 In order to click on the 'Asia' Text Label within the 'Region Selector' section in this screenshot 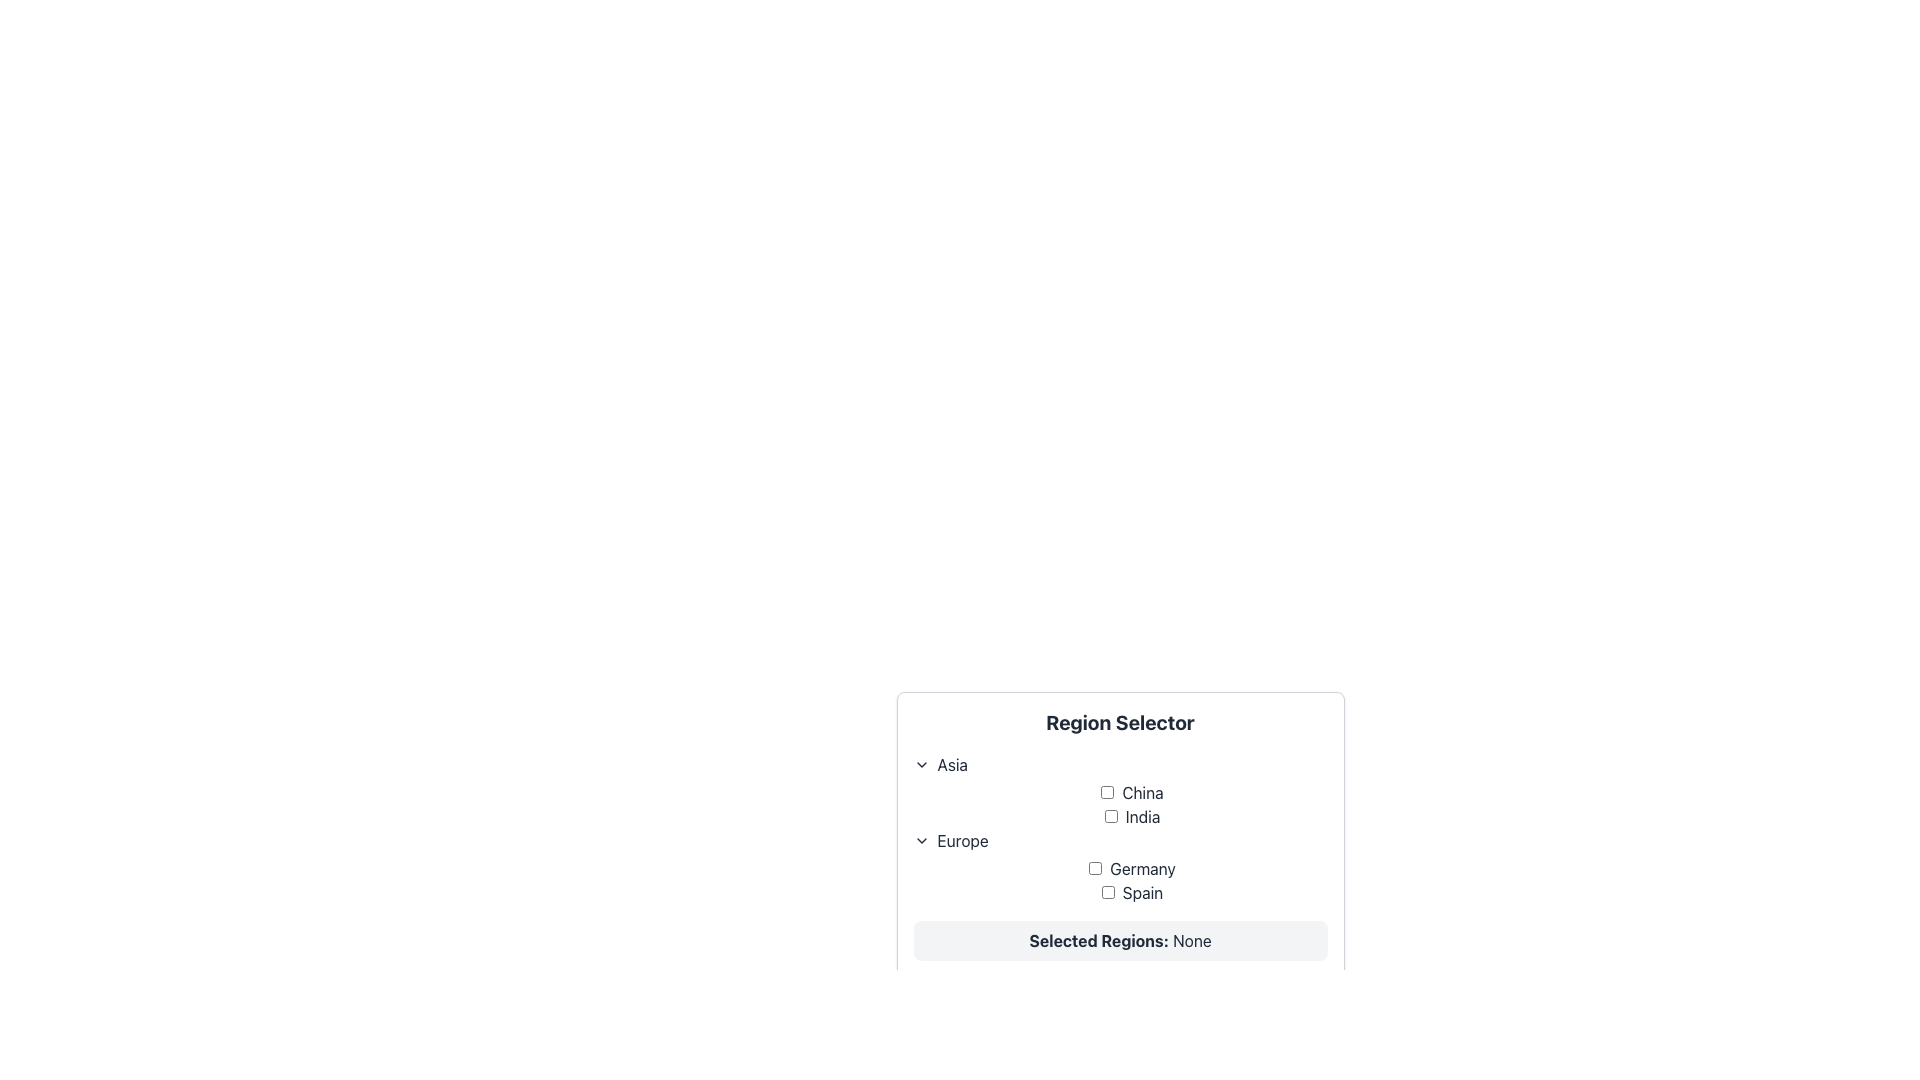, I will do `click(951, 764)`.